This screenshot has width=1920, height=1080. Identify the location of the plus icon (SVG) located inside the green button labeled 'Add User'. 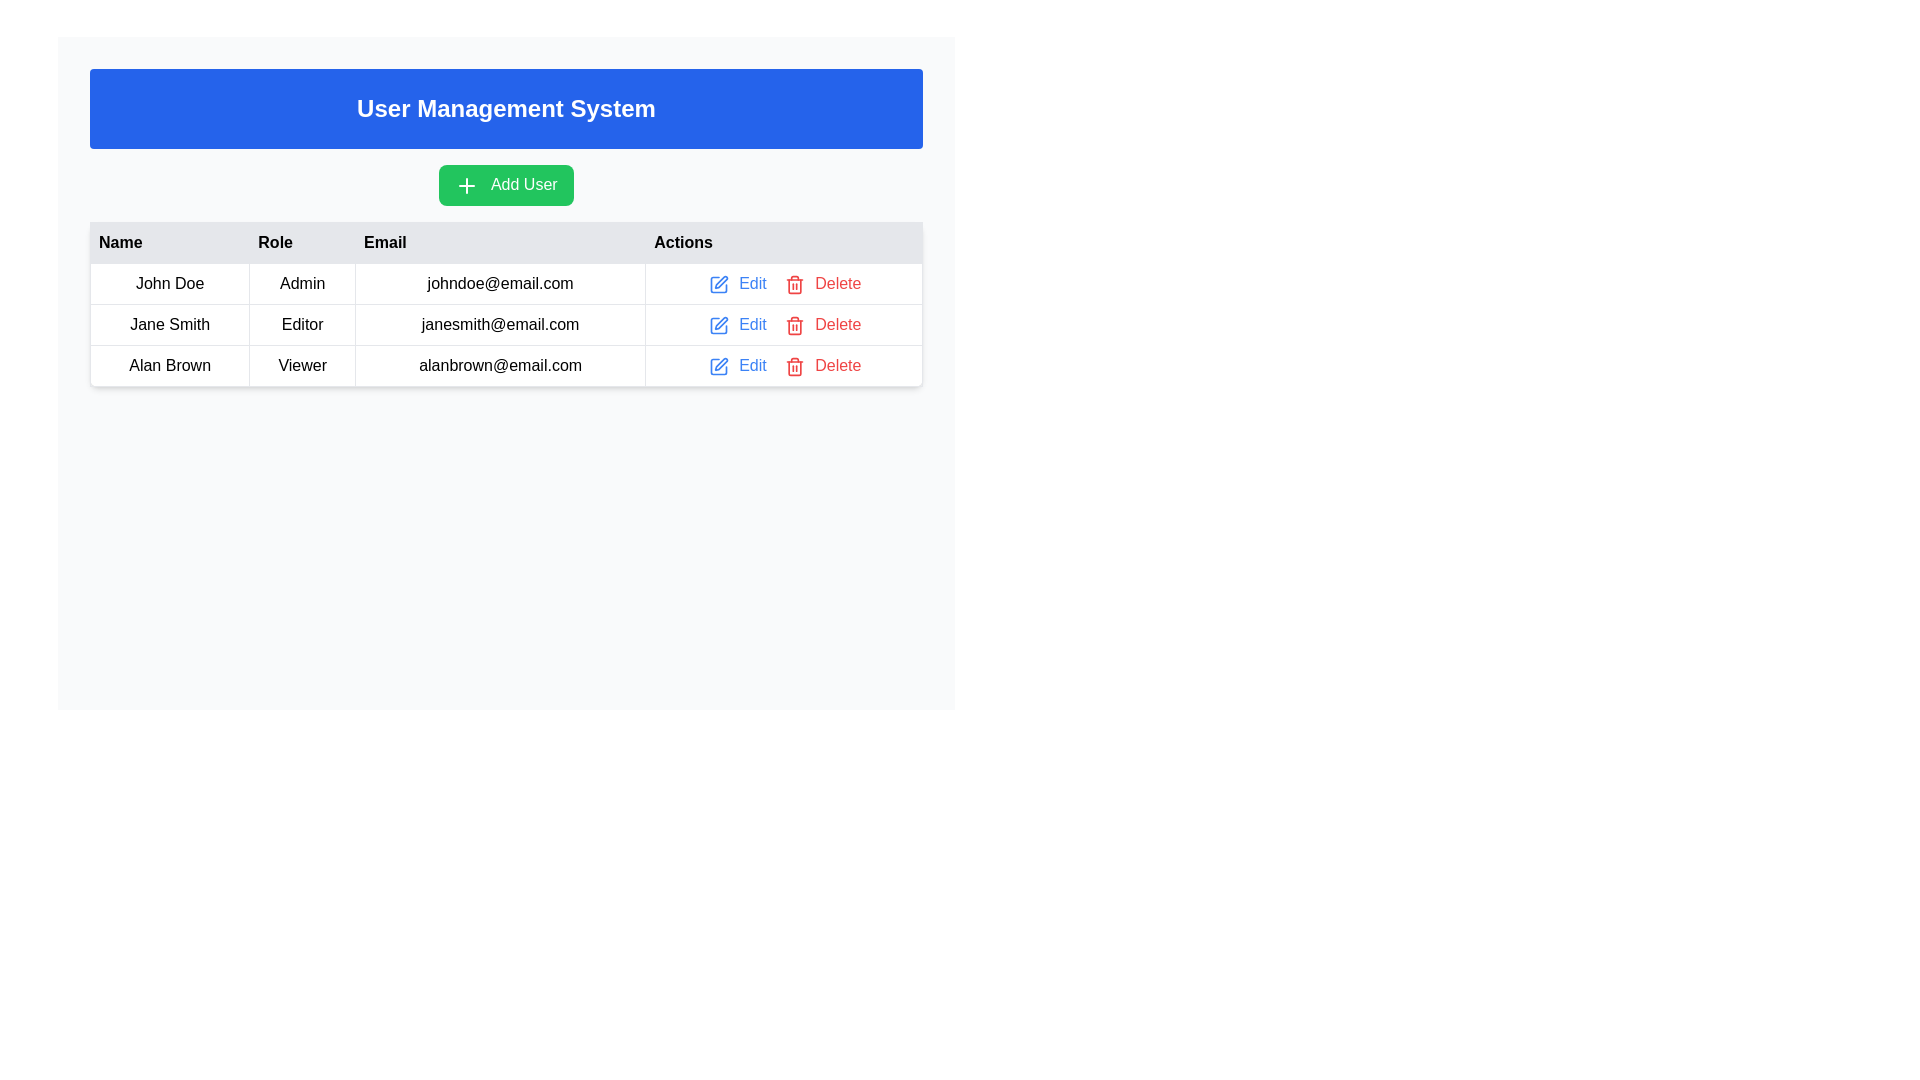
(466, 185).